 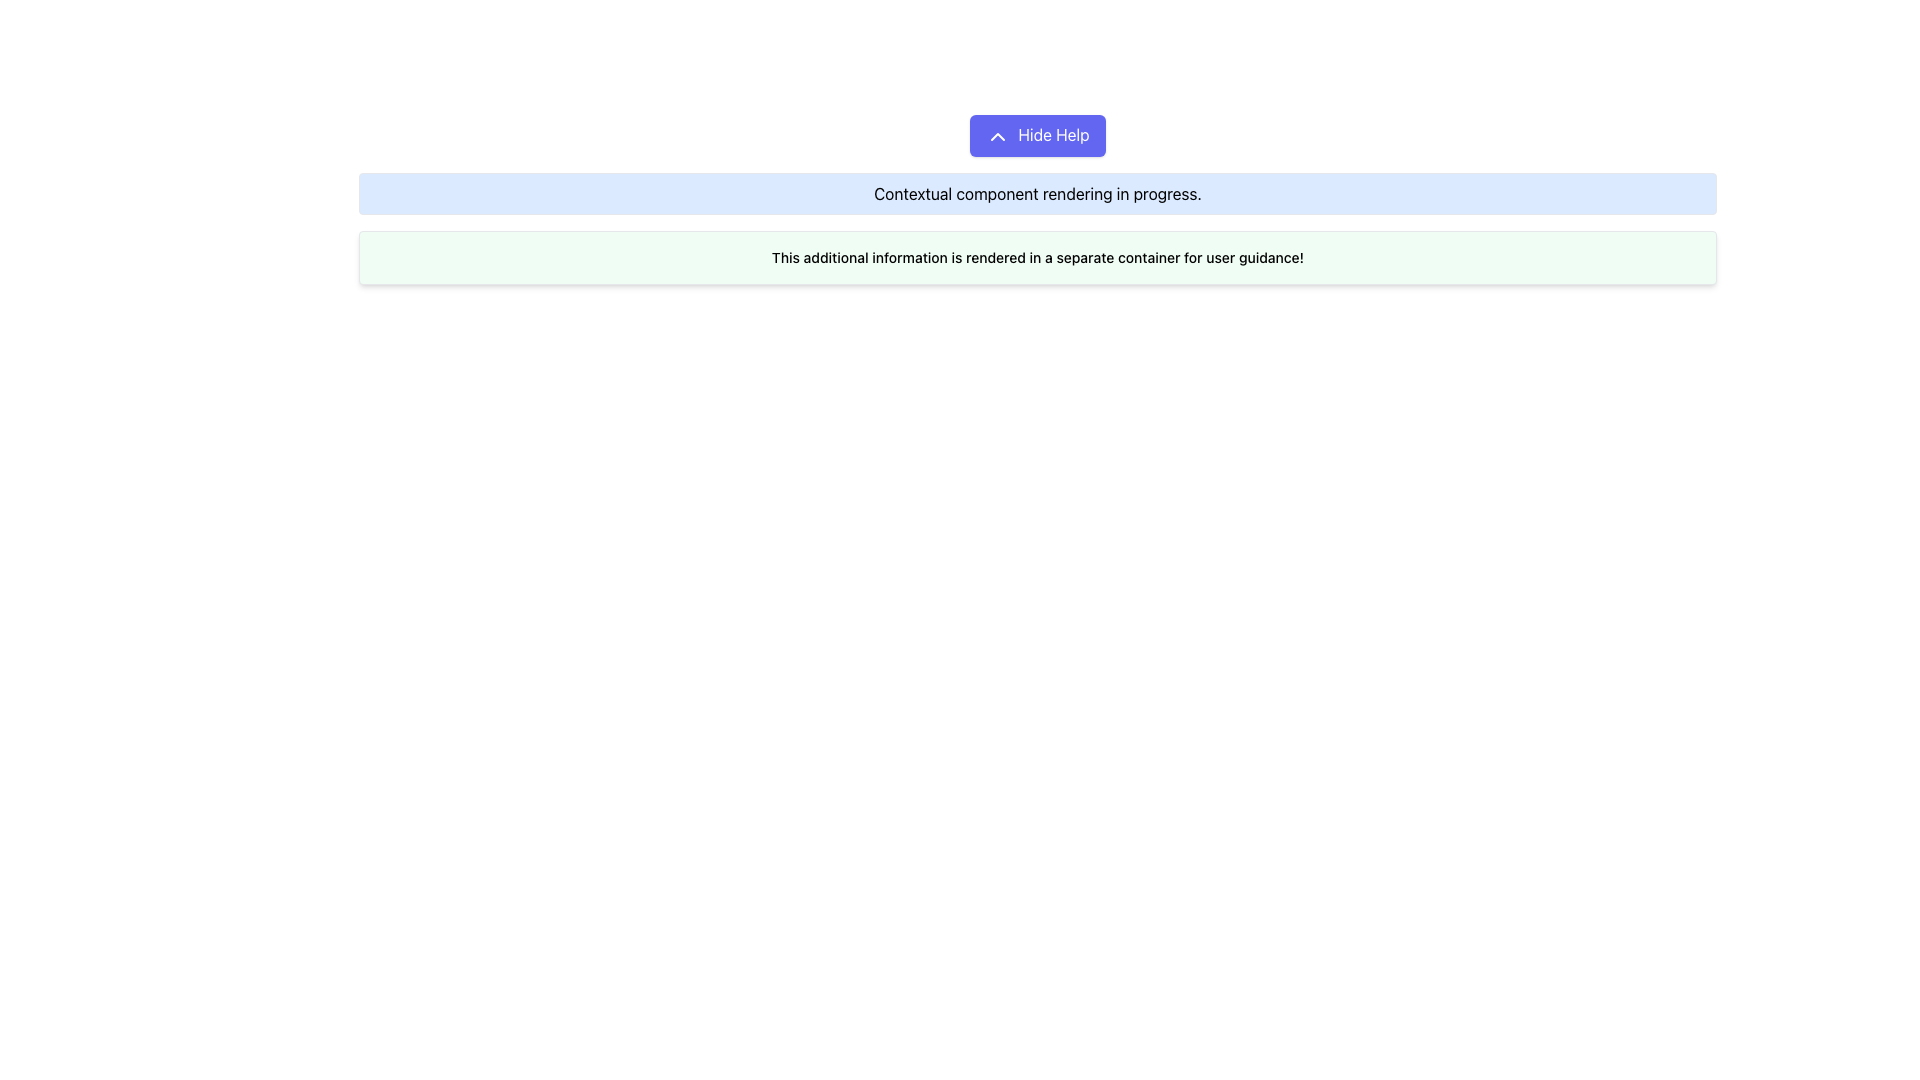 I want to click on the informational Text label located directly below the 'Contextual component rendering in progress' section, which provides additional instructions to the user, so click(x=1037, y=256).